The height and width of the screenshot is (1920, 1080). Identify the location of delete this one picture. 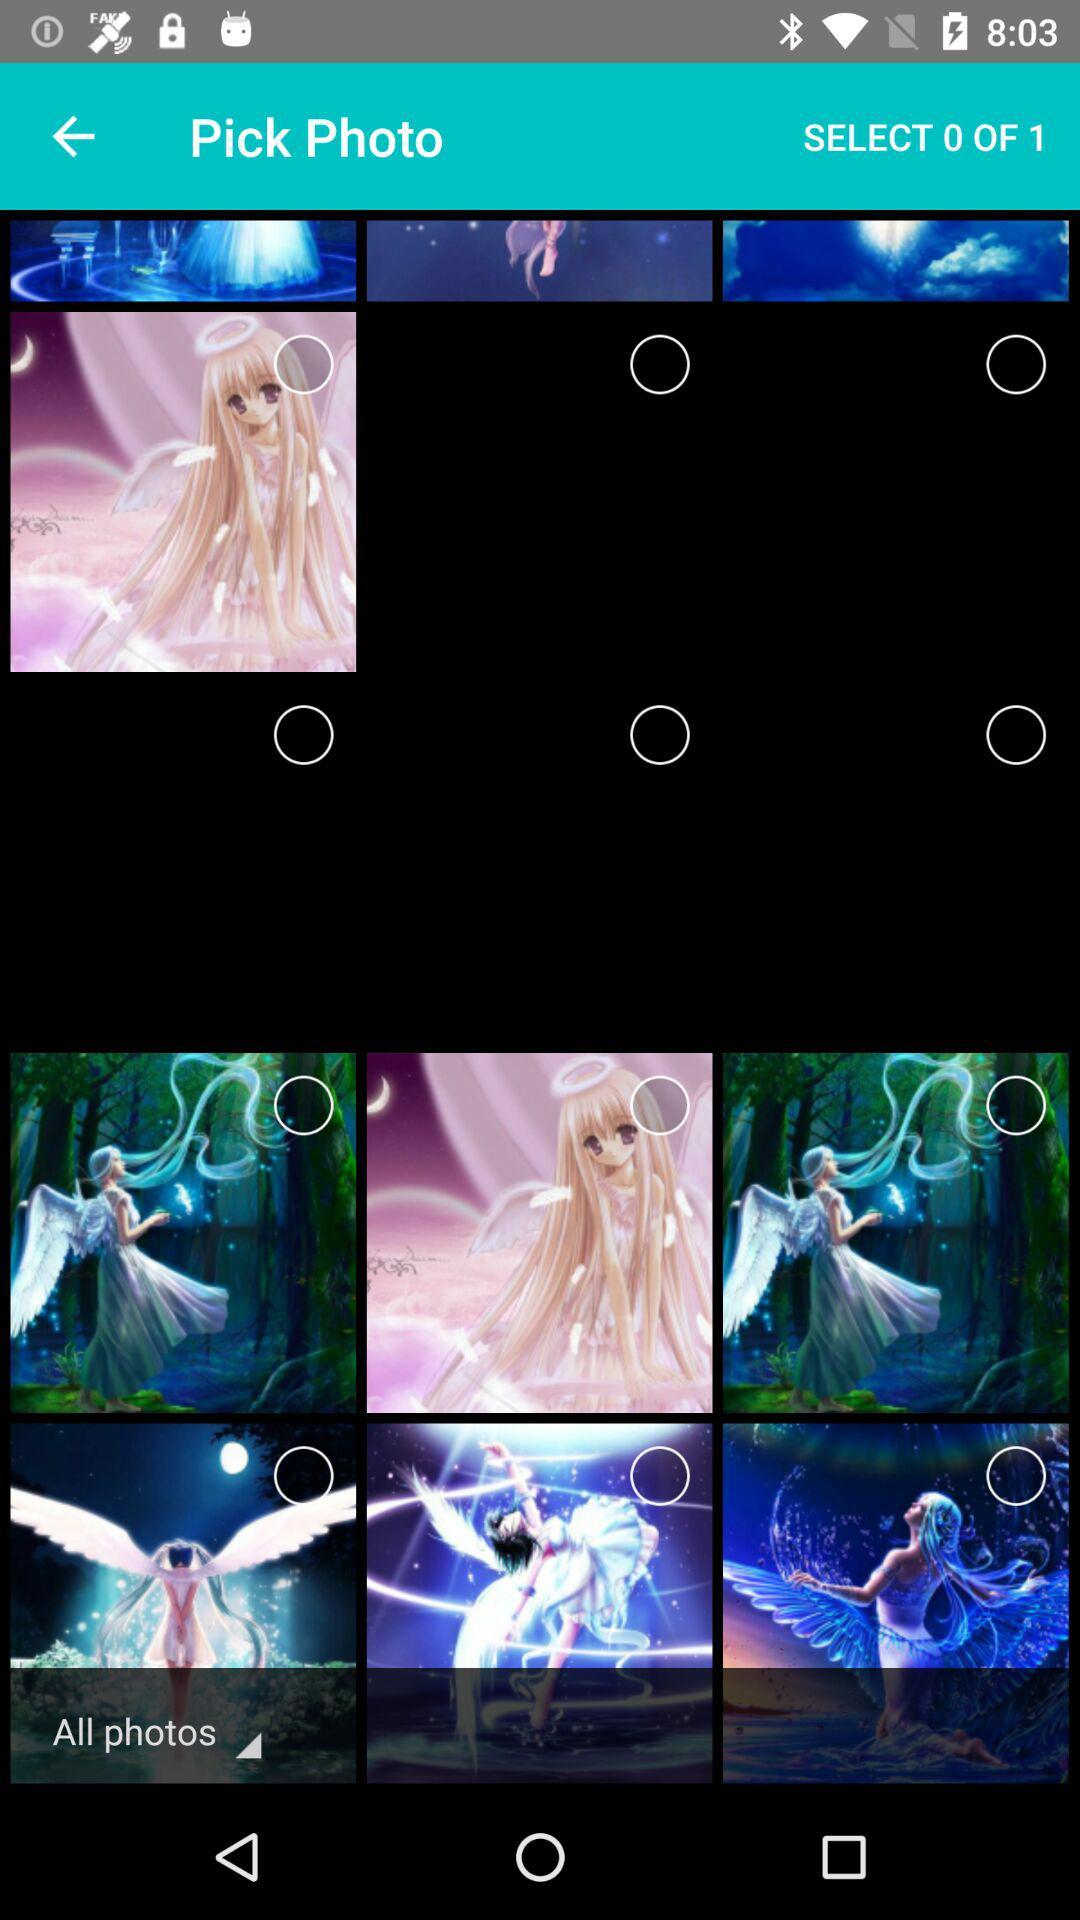
(659, 1104).